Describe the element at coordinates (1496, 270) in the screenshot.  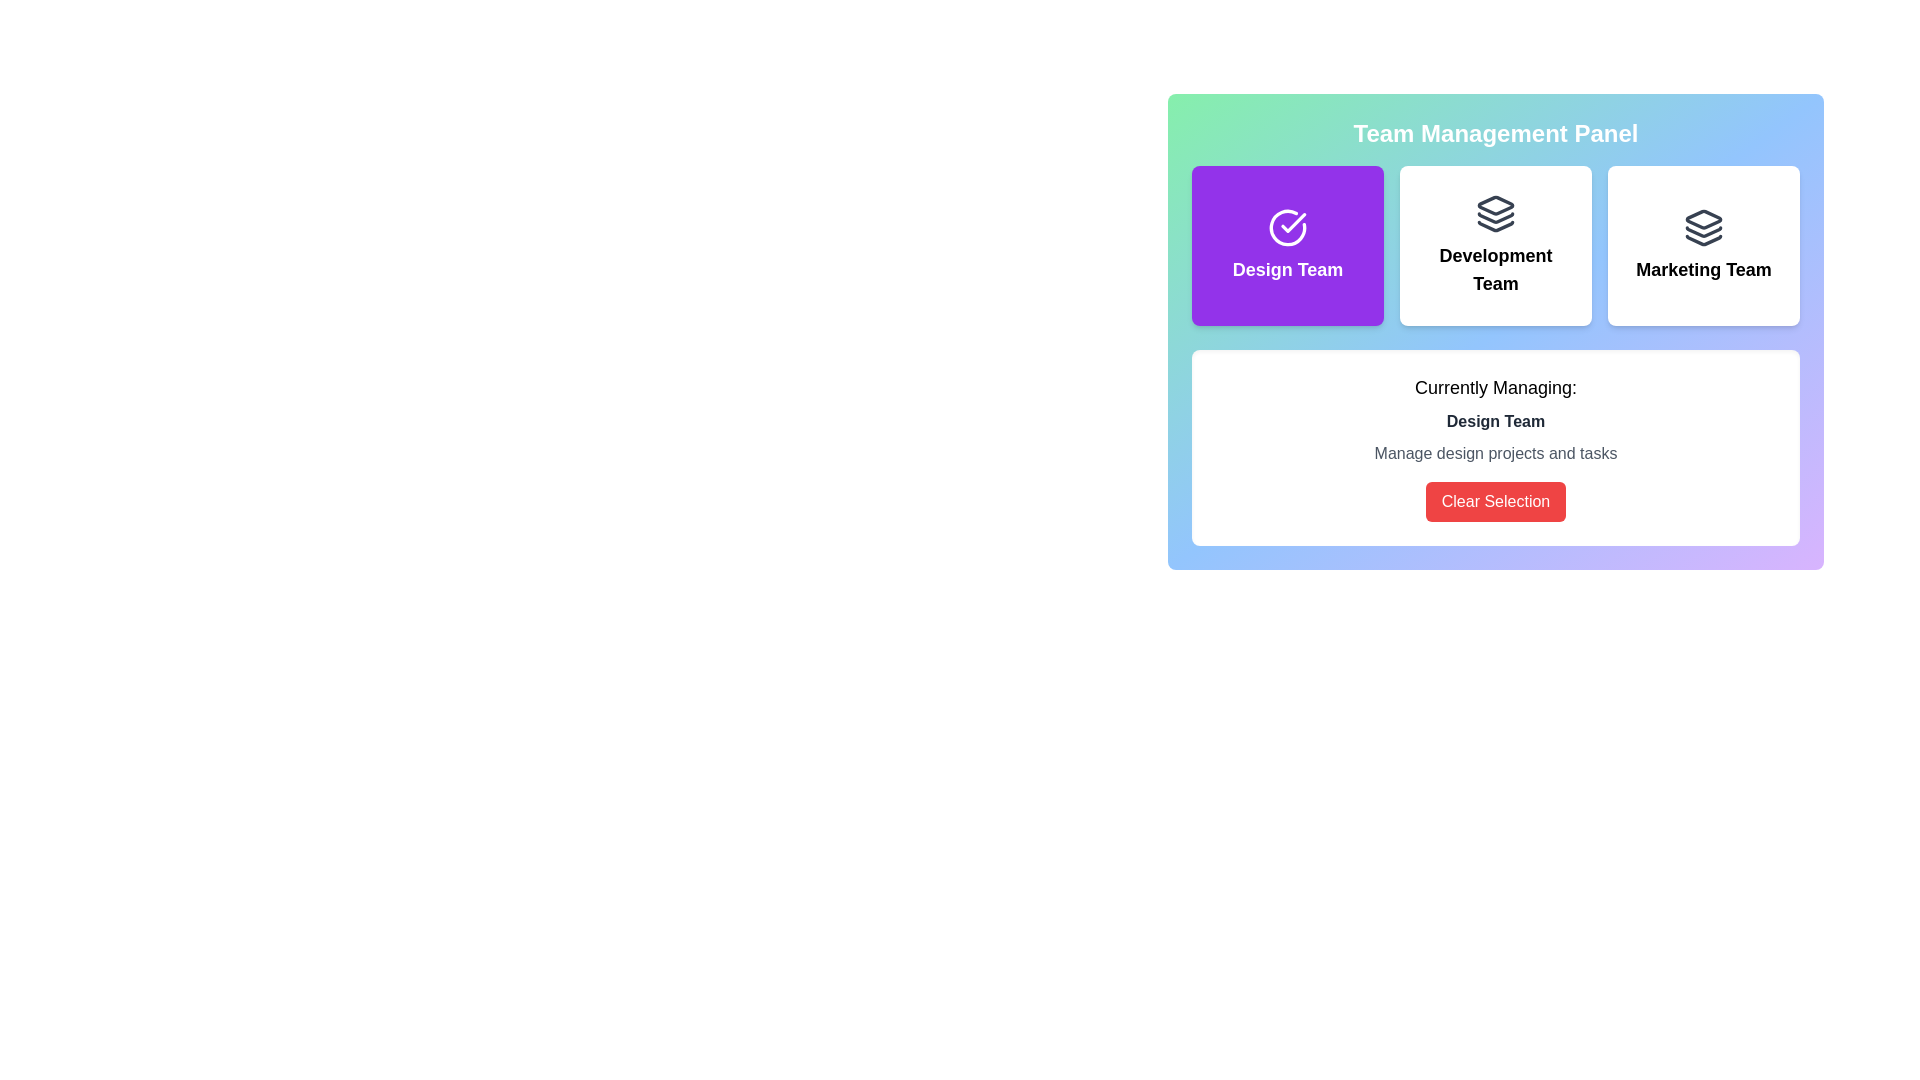
I see `text displayed in the heading or label element that prominently shows 'Development Team' in a bold font, located at the center of the Team Management Panel section` at that location.